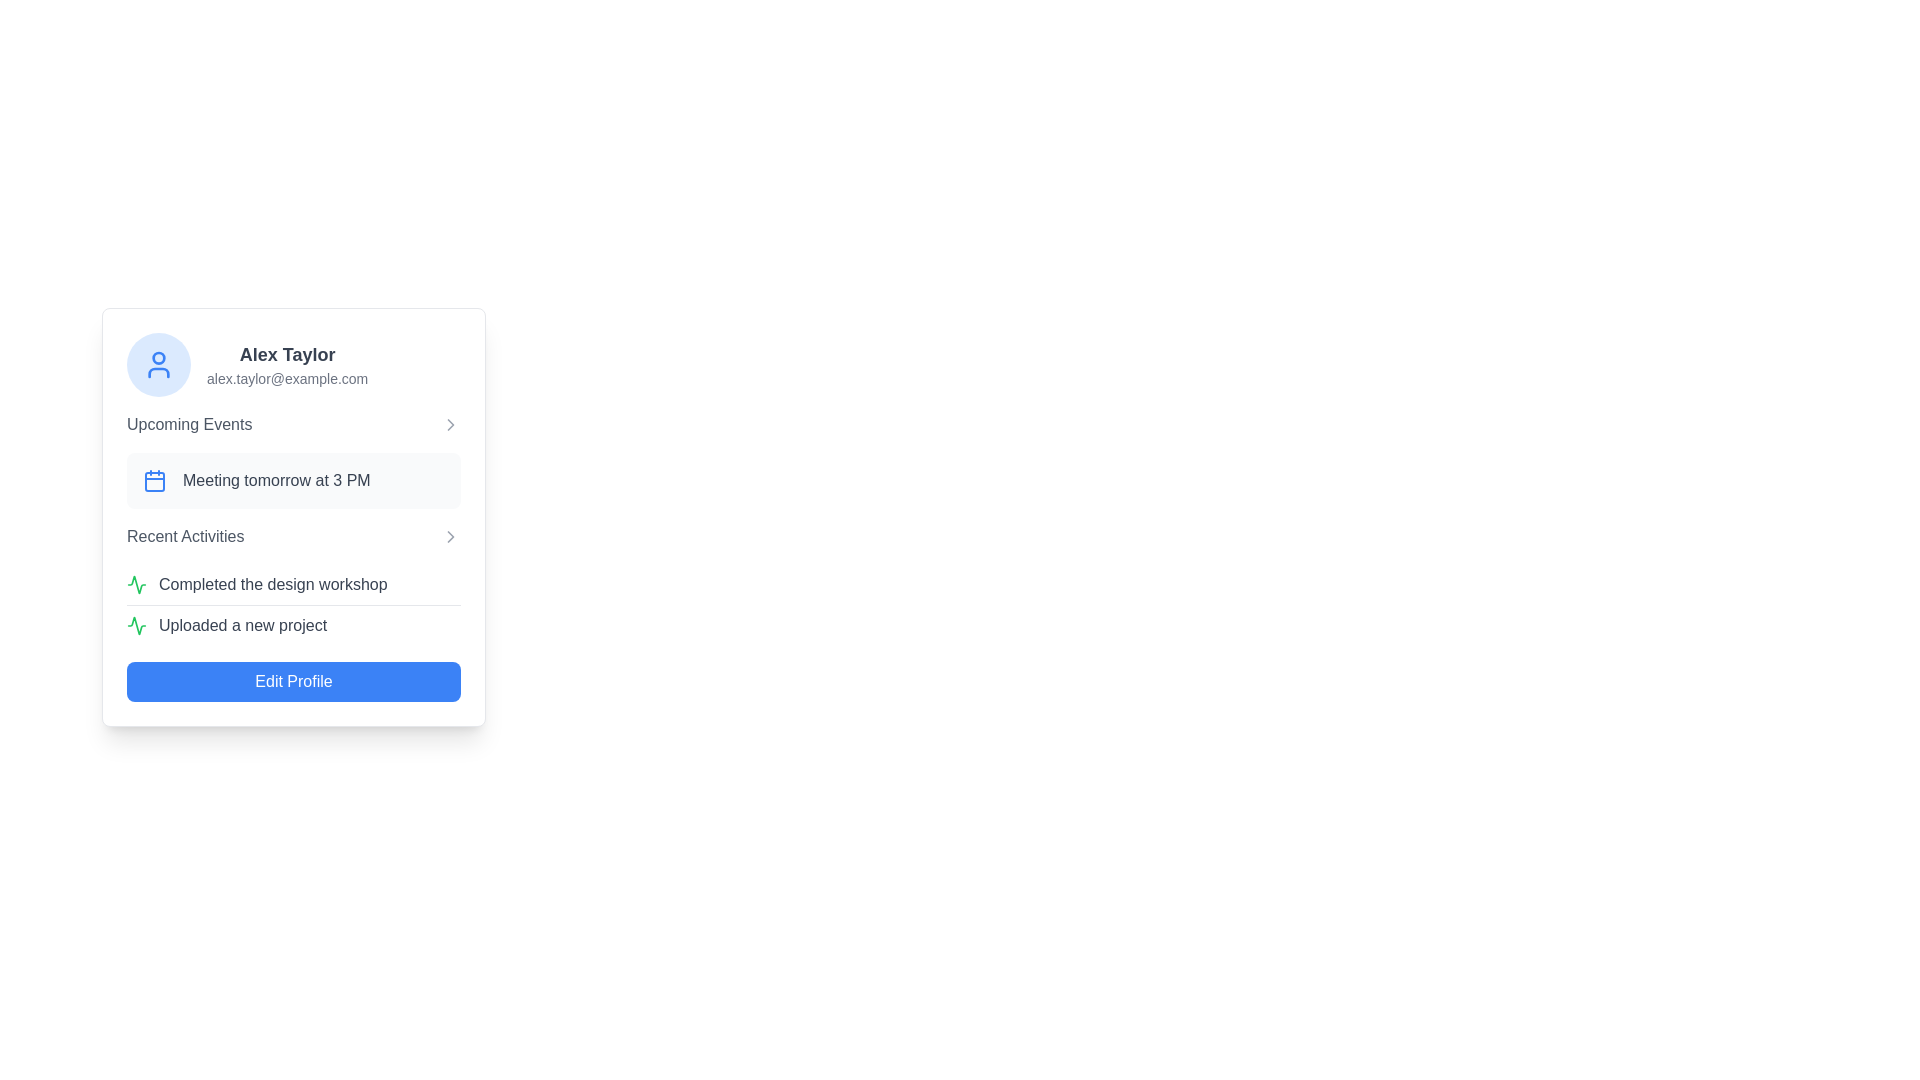 The width and height of the screenshot is (1920, 1080). I want to click on the Static information card displaying 'Meeting tomorrow at 3 PM' under the 'Upcoming Events' section, so click(292, 481).